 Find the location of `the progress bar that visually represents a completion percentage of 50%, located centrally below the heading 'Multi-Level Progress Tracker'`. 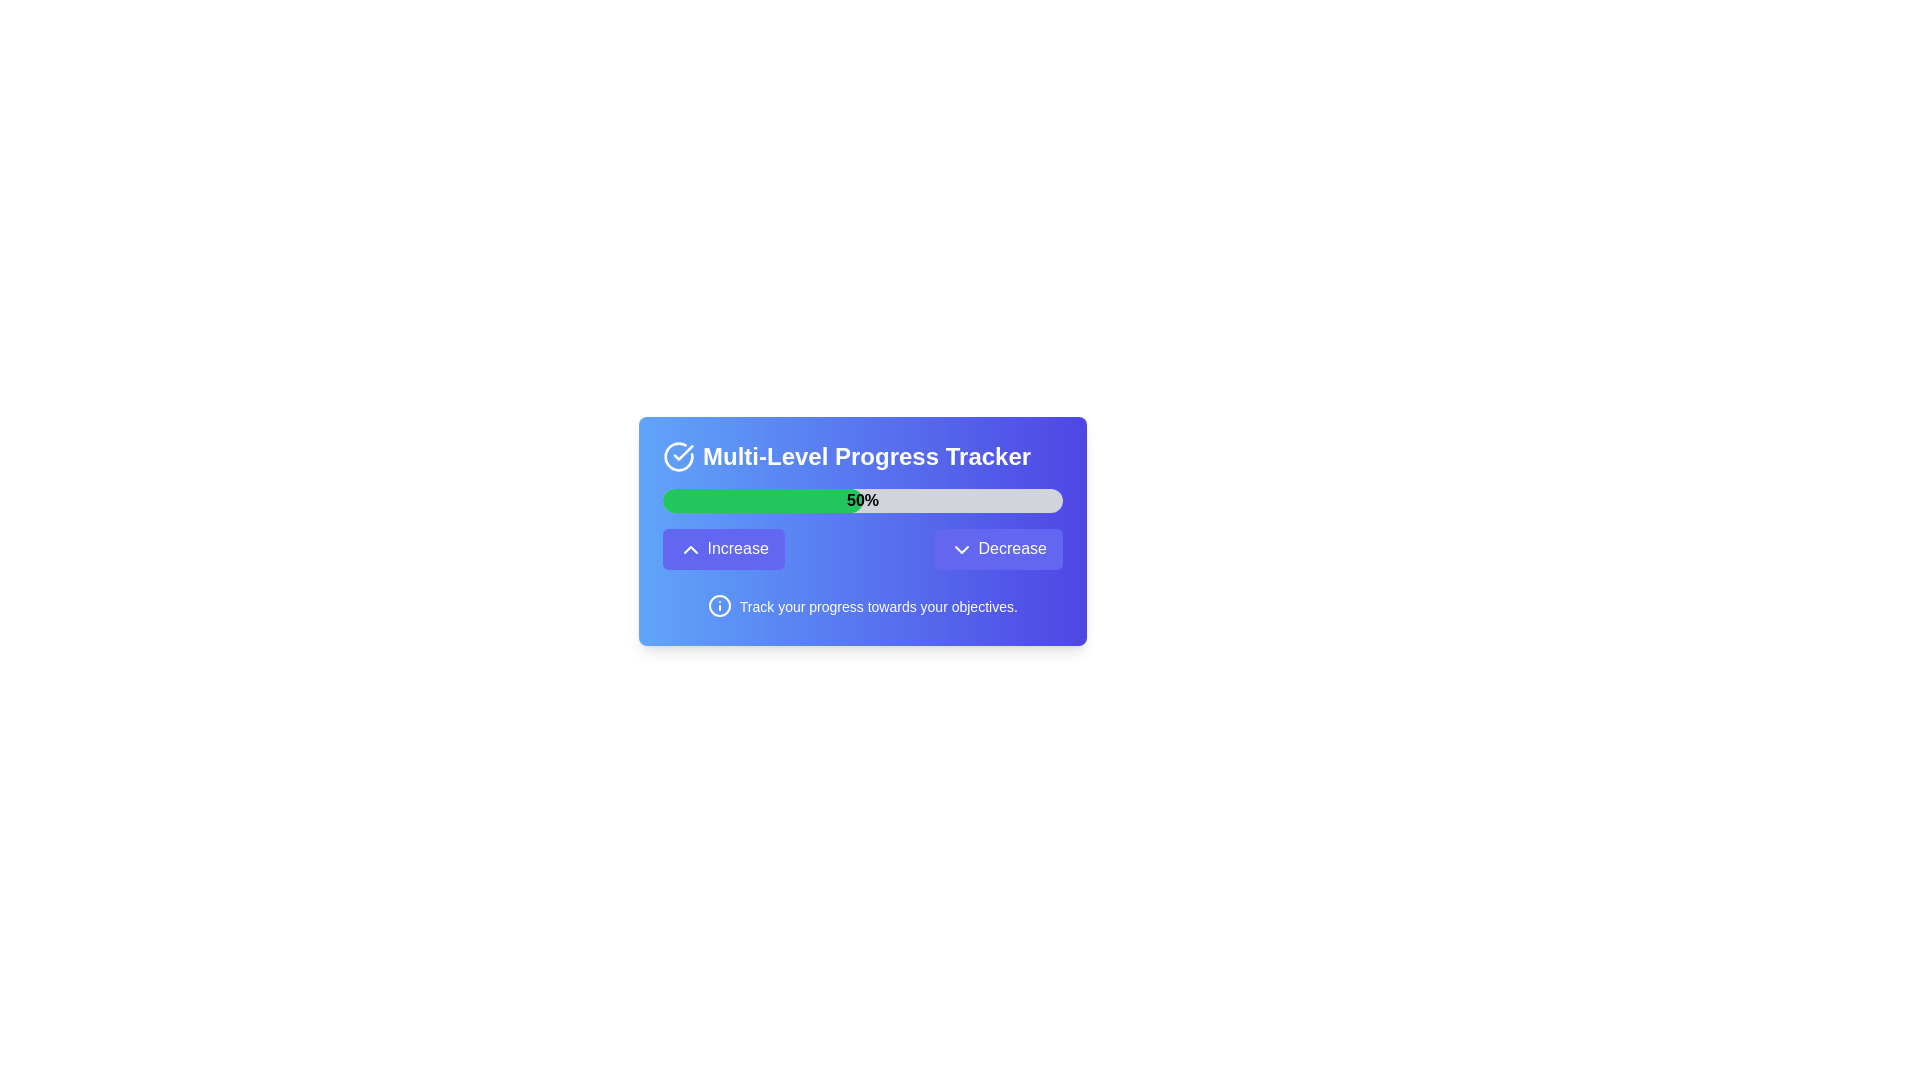

the progress bar that visually represents a completion percentage of 50%, located centrally below the heading 'Multi-Level Progress Tracker' is located at coordinates (863, 500).